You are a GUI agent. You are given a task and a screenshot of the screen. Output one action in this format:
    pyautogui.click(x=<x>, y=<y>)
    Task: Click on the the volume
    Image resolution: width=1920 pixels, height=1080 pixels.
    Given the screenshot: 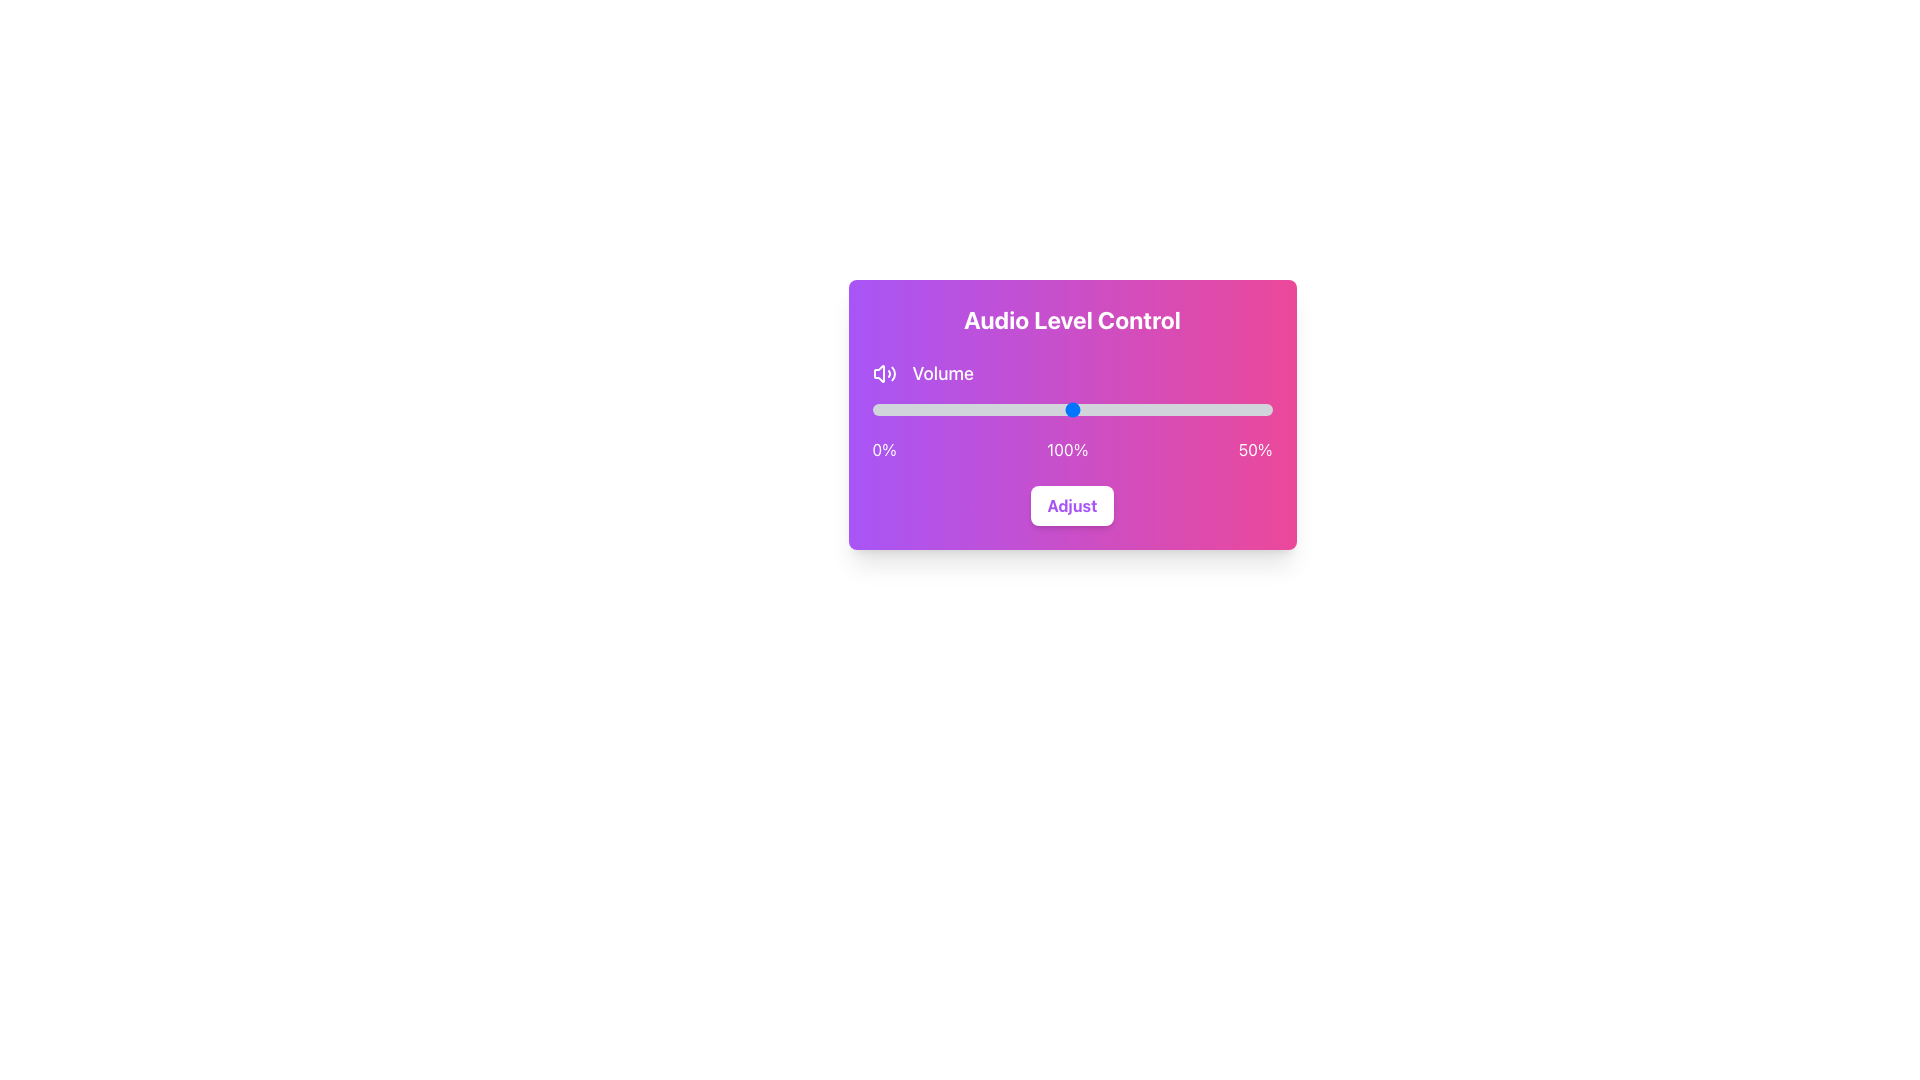 What is the action you would take?
    pyautogui.click(x=1115, y=408)
    